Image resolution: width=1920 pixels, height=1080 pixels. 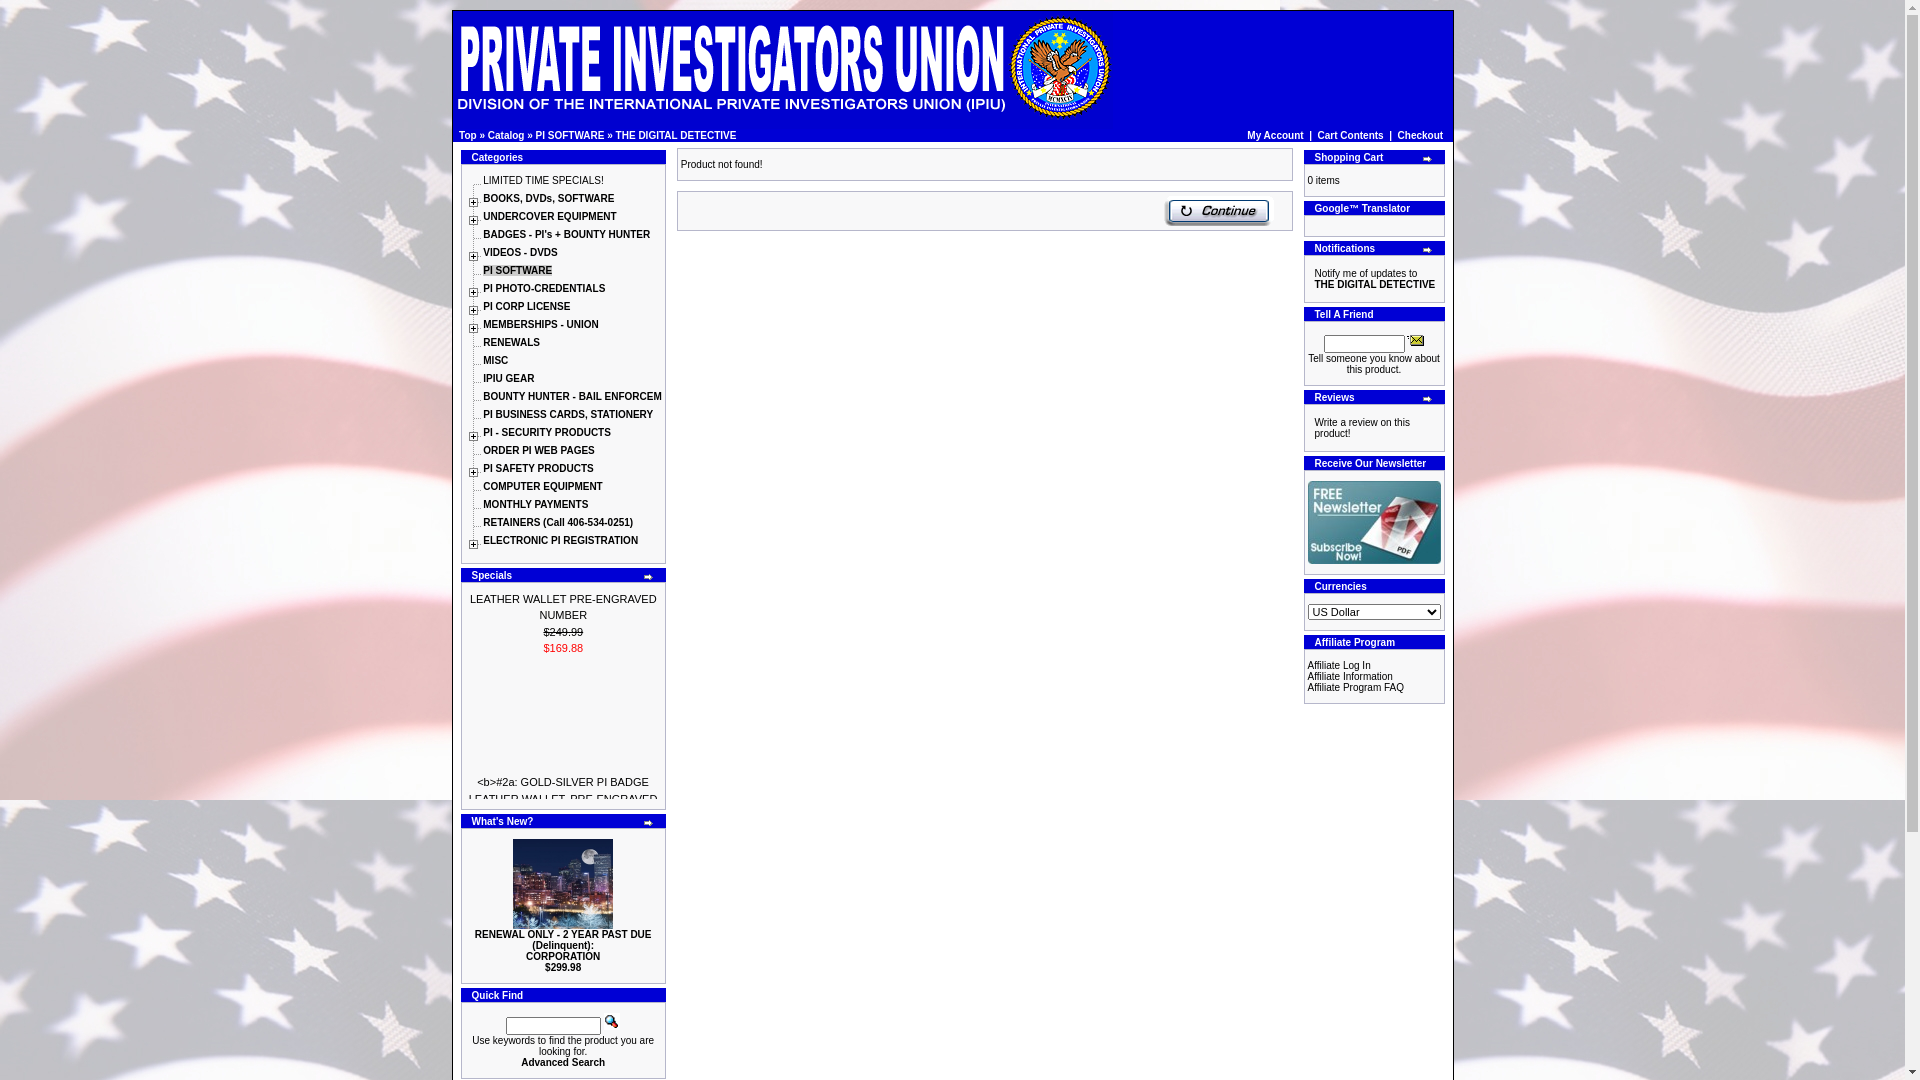 What do you see at coordinates (549, 216) in the screenshot?
I see `'UNDERCOVER EQUIPMENT'` at bounding box center [549, 216].